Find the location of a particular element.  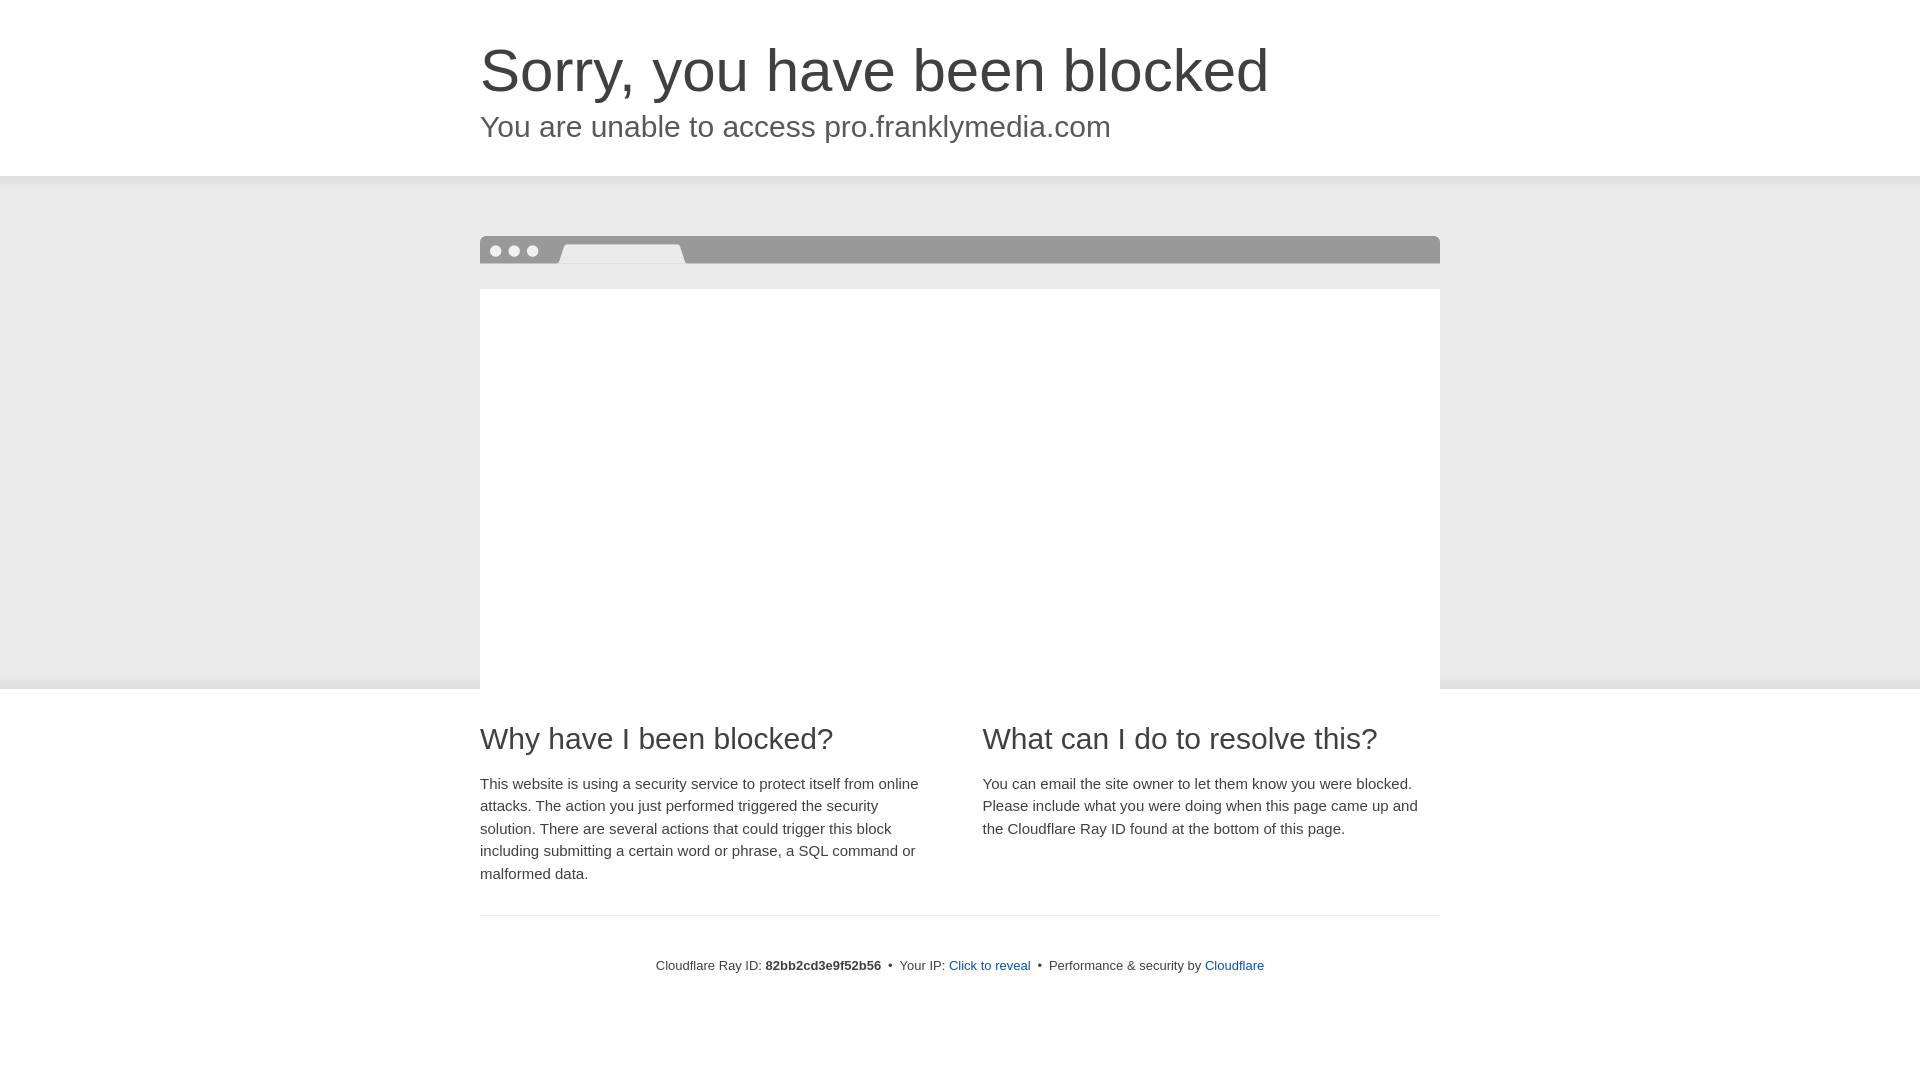

'Click to reveal' is located at coordinates (989, 964).